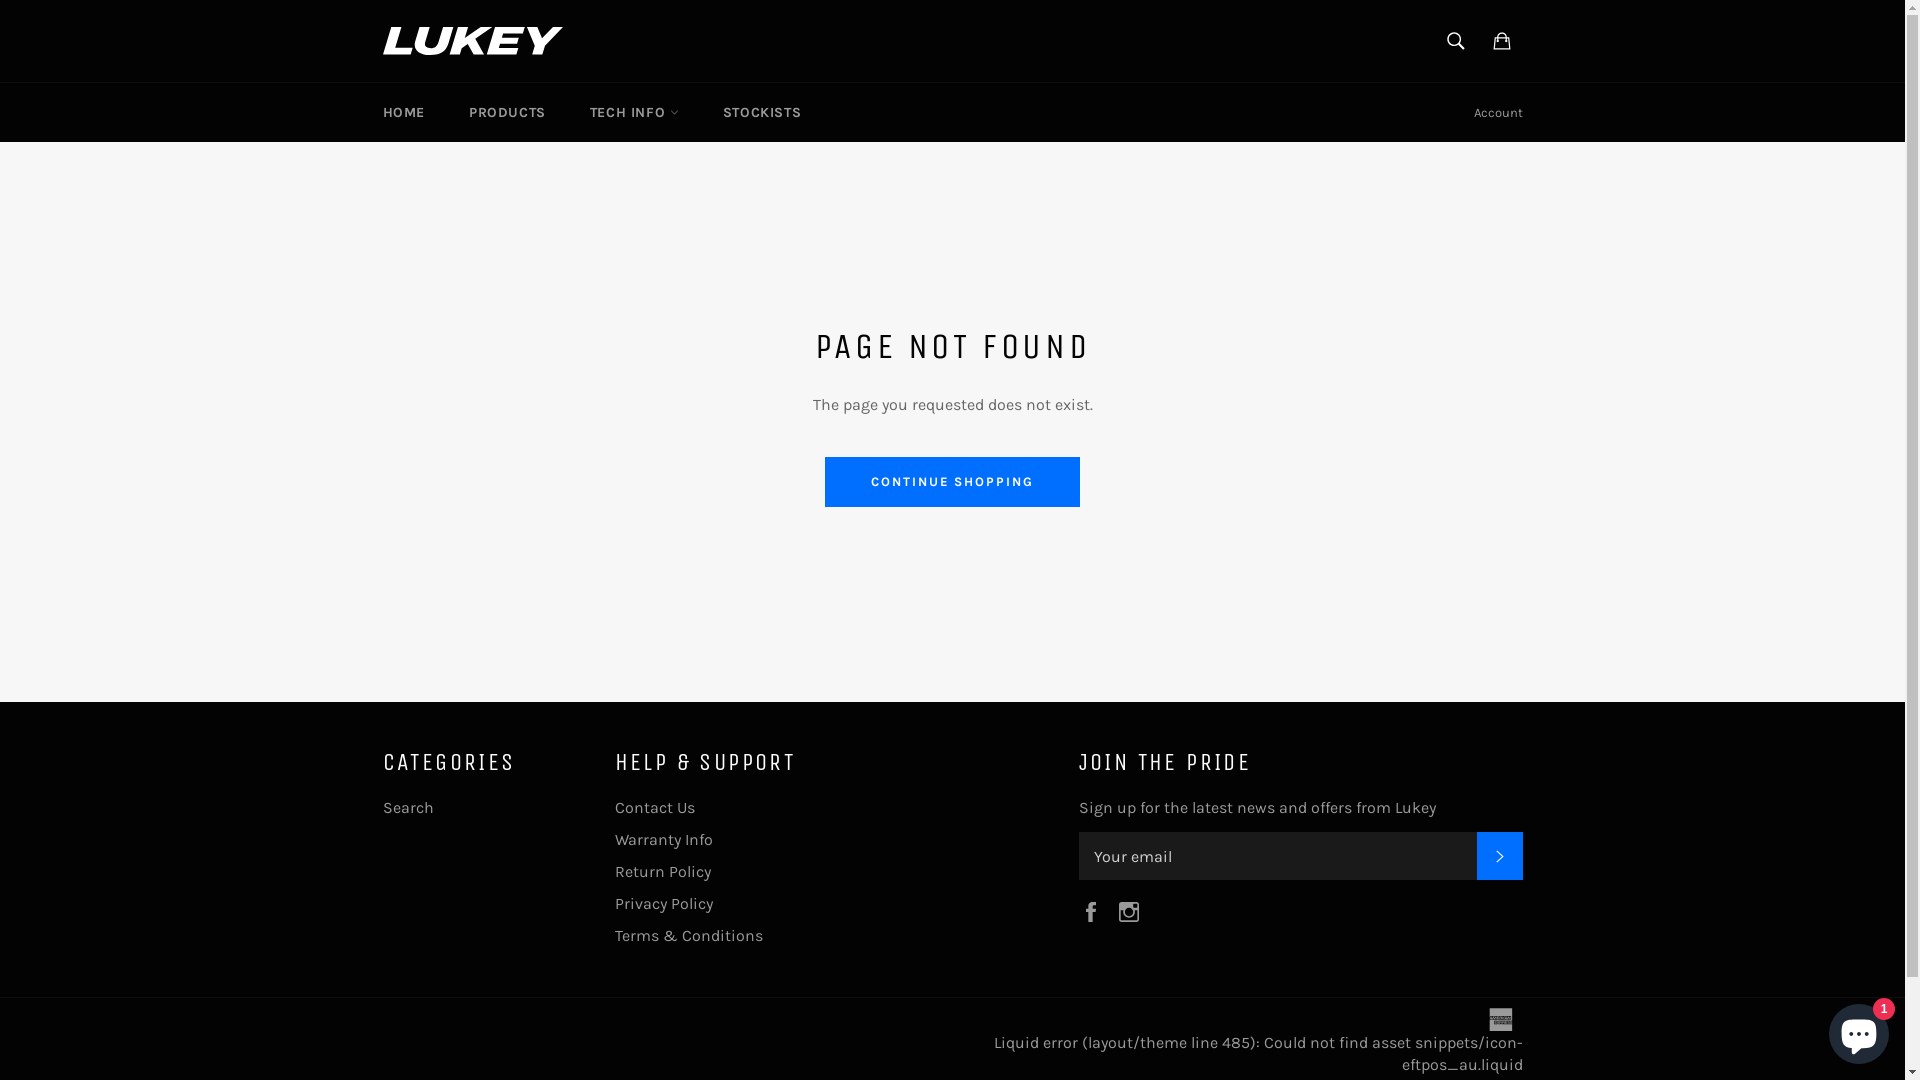  What do you see at coordinates (507, 112) in the screenshot?
I see `'PRODUCTS'` at bounding box center [507, 112].